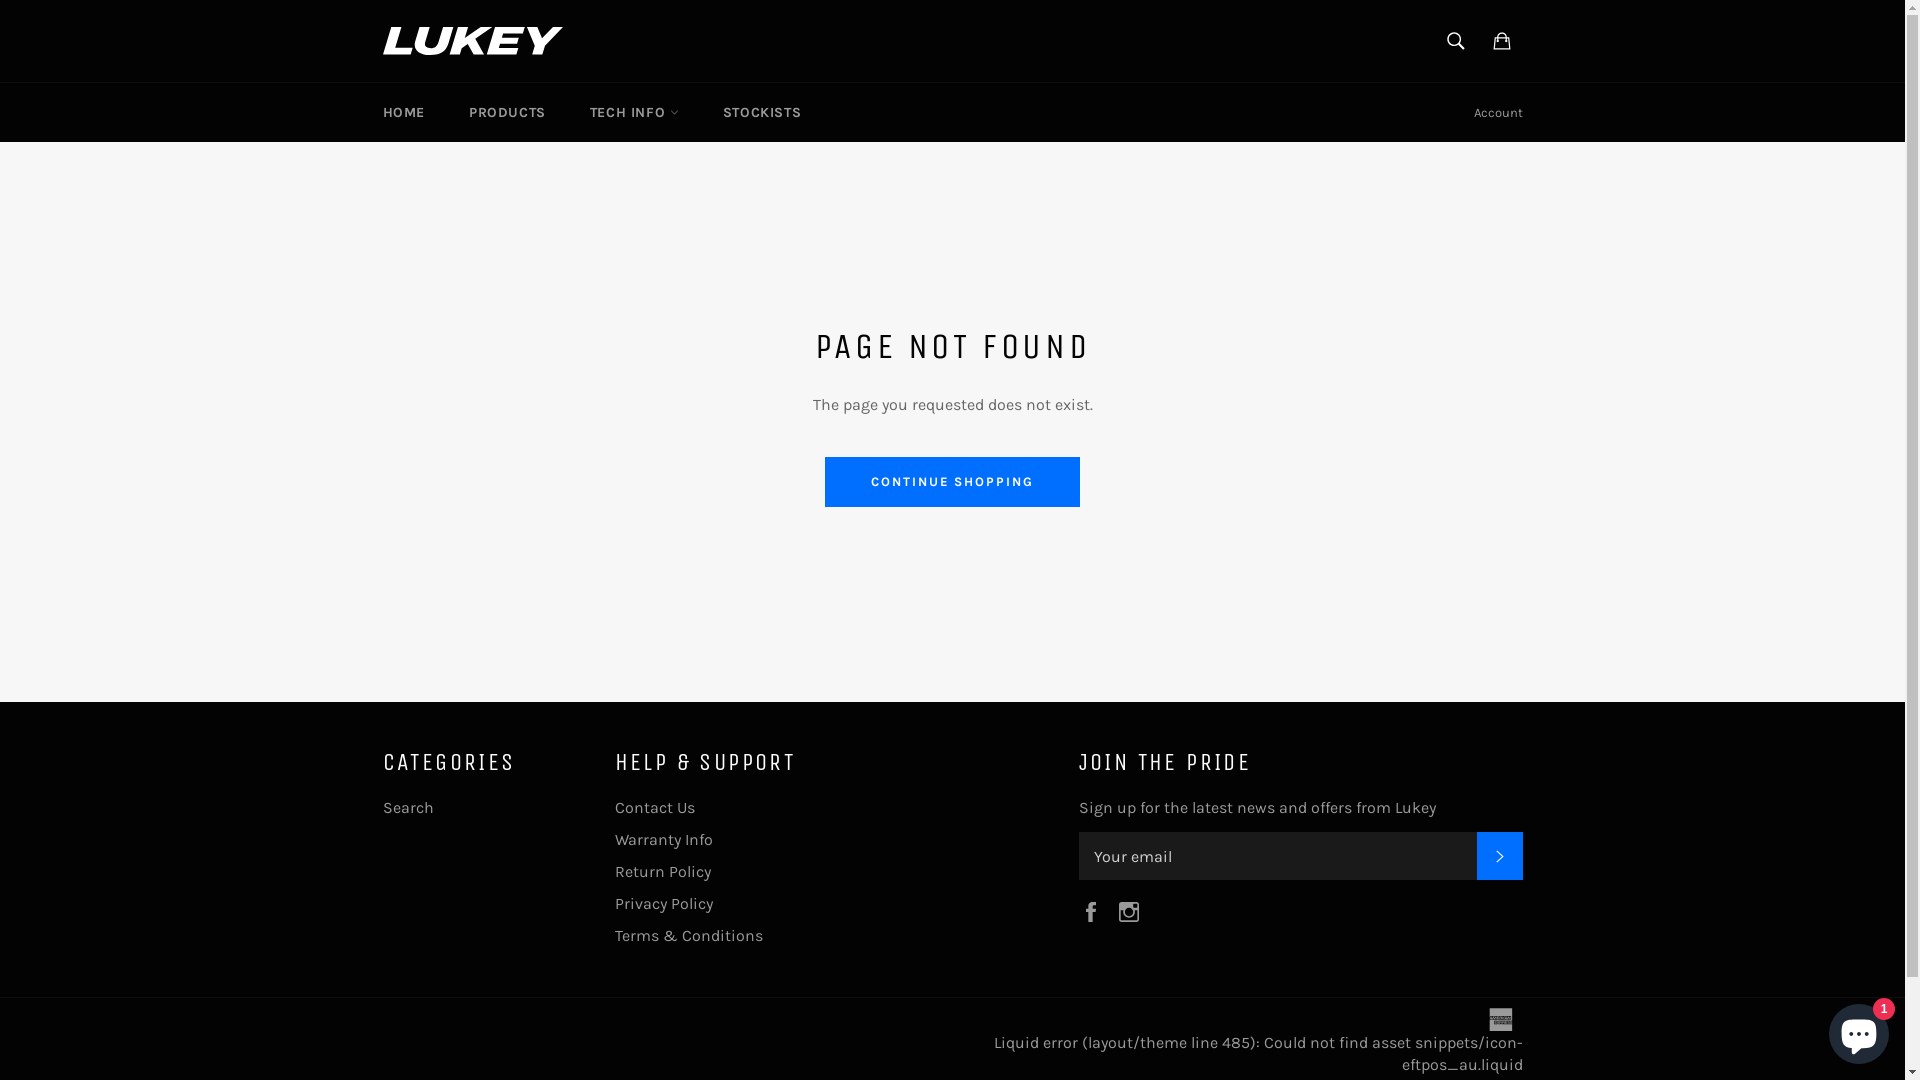  What do you see at coordinates (507, 112) in the screenshot?
I see `'PRODUCTS'` at bounding box center [507, 112].